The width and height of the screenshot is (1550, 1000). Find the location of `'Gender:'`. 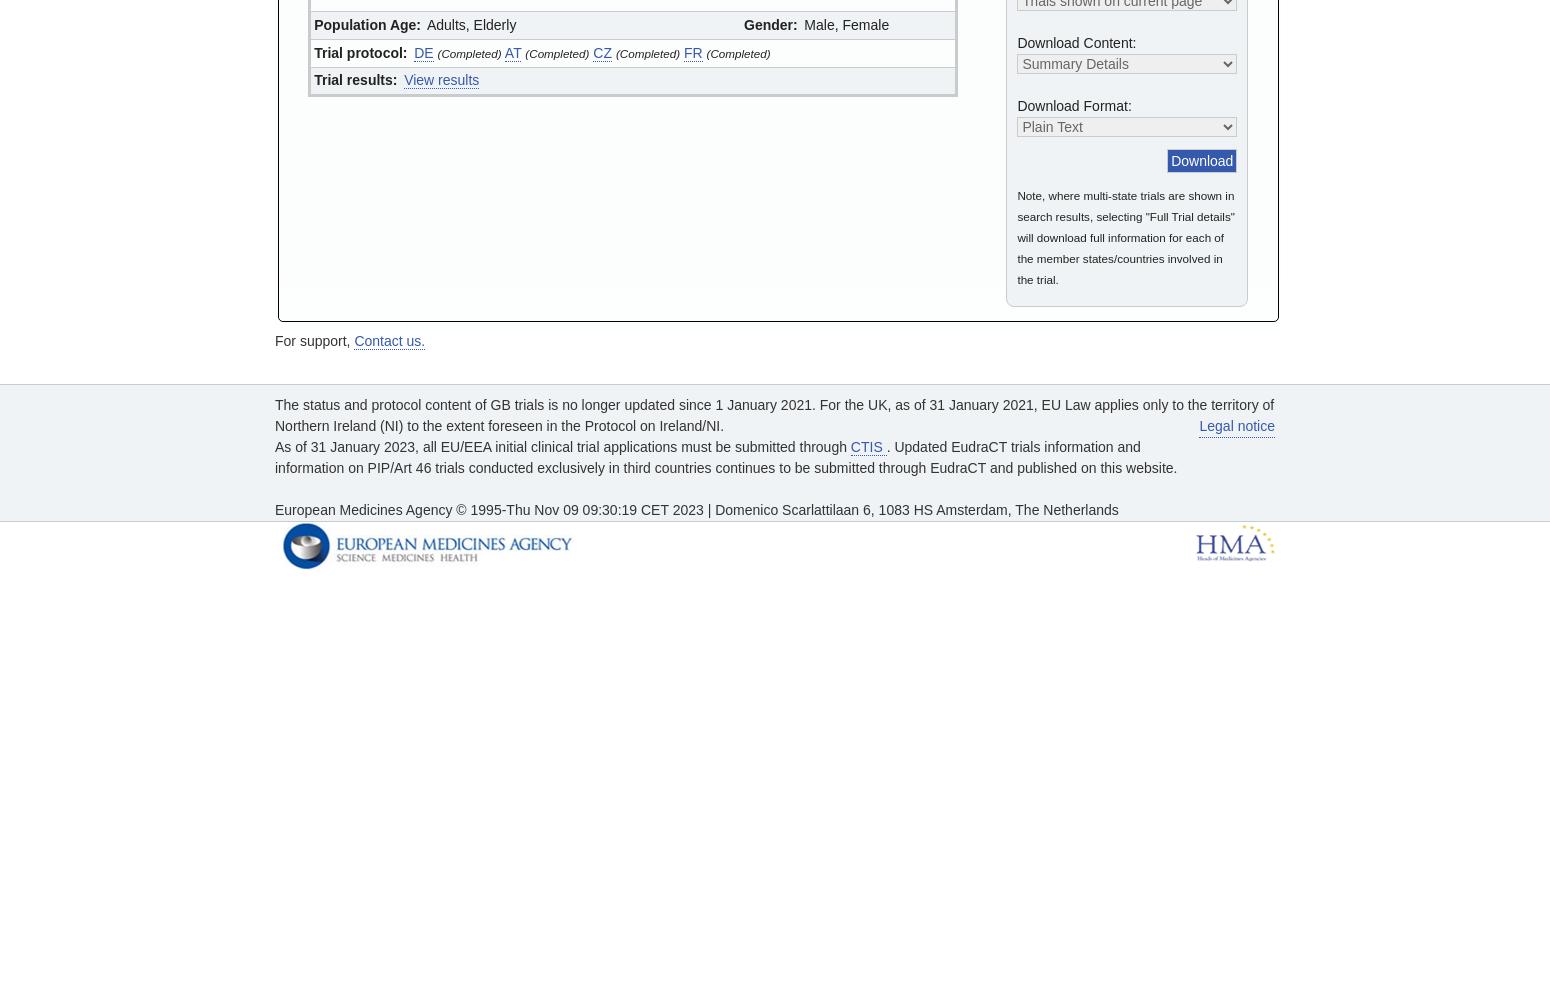

'Gender:' is located at coordinates (770, 25).